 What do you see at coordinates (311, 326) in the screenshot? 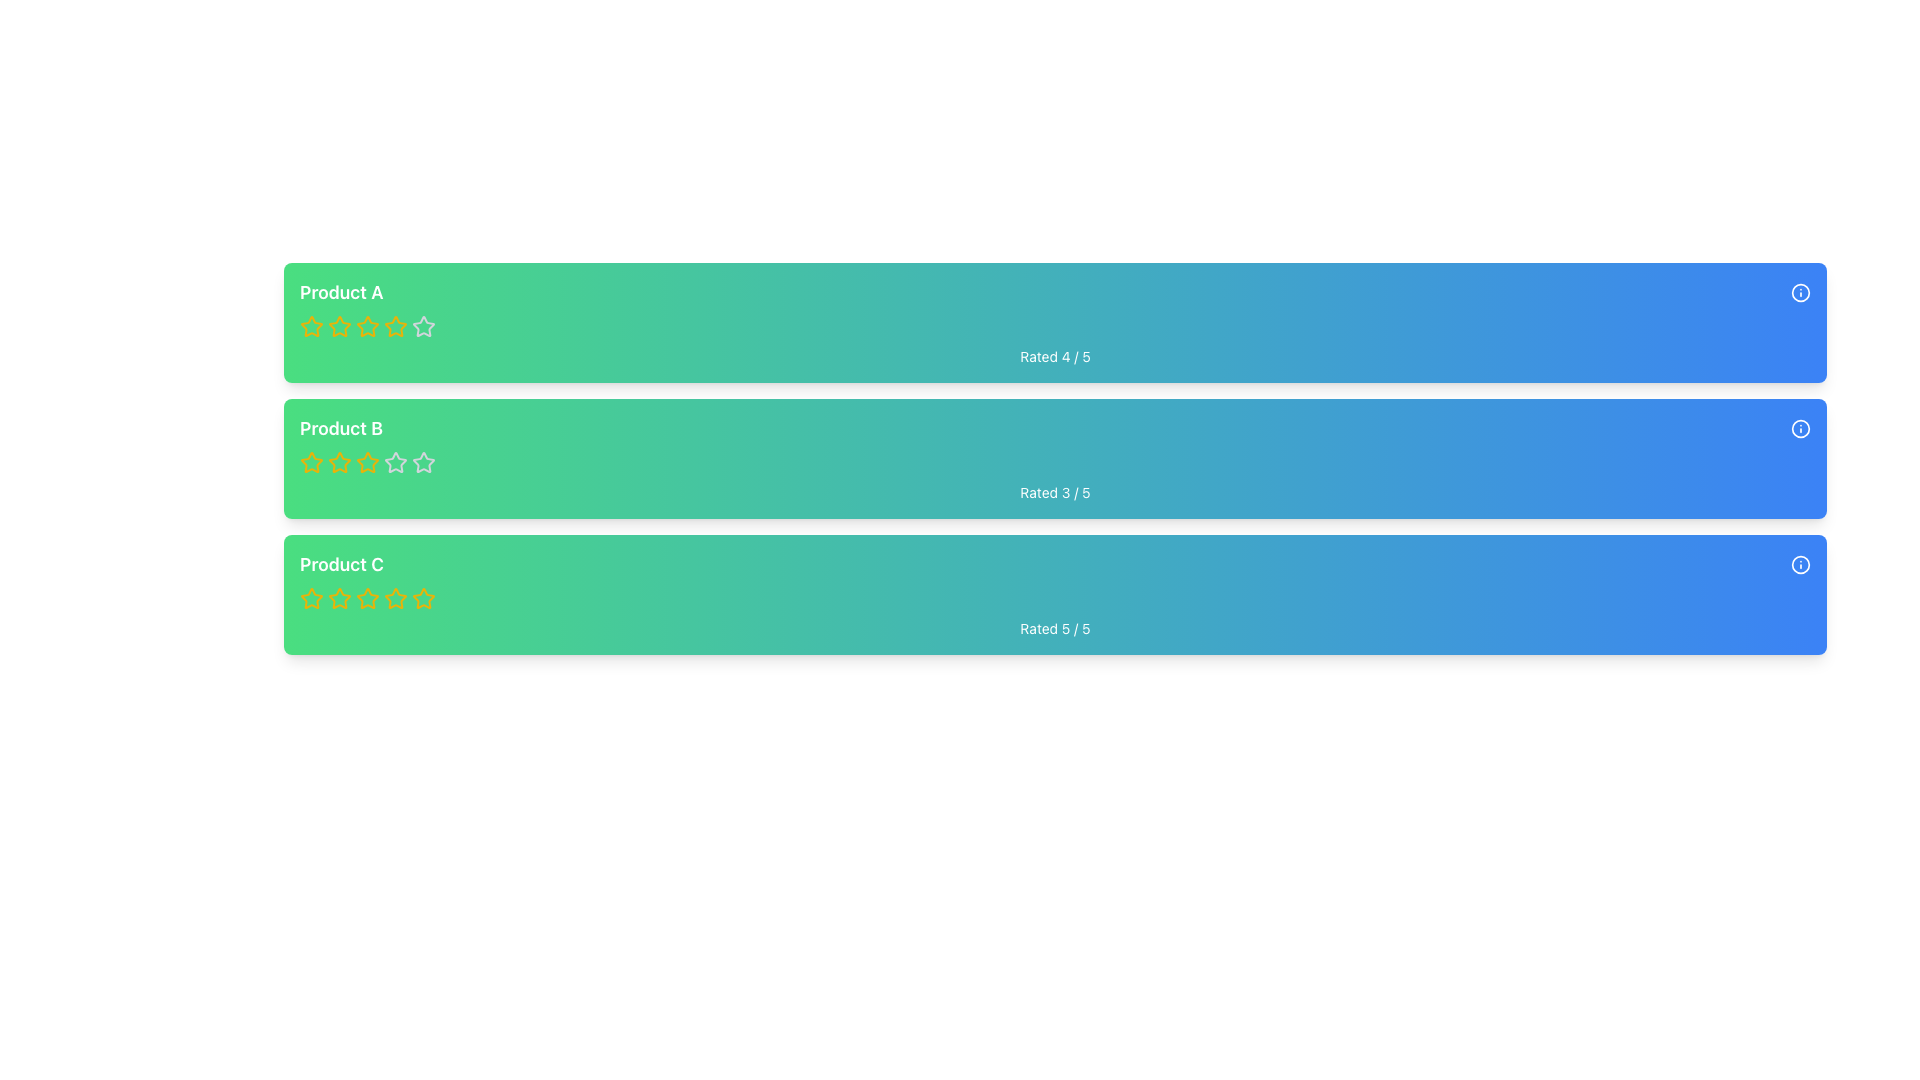
I see `the highlighted yellow star icon, which is the first in a sequence of rating stars located to the right of the 'Product A' label` at bounding box center [311, 326].